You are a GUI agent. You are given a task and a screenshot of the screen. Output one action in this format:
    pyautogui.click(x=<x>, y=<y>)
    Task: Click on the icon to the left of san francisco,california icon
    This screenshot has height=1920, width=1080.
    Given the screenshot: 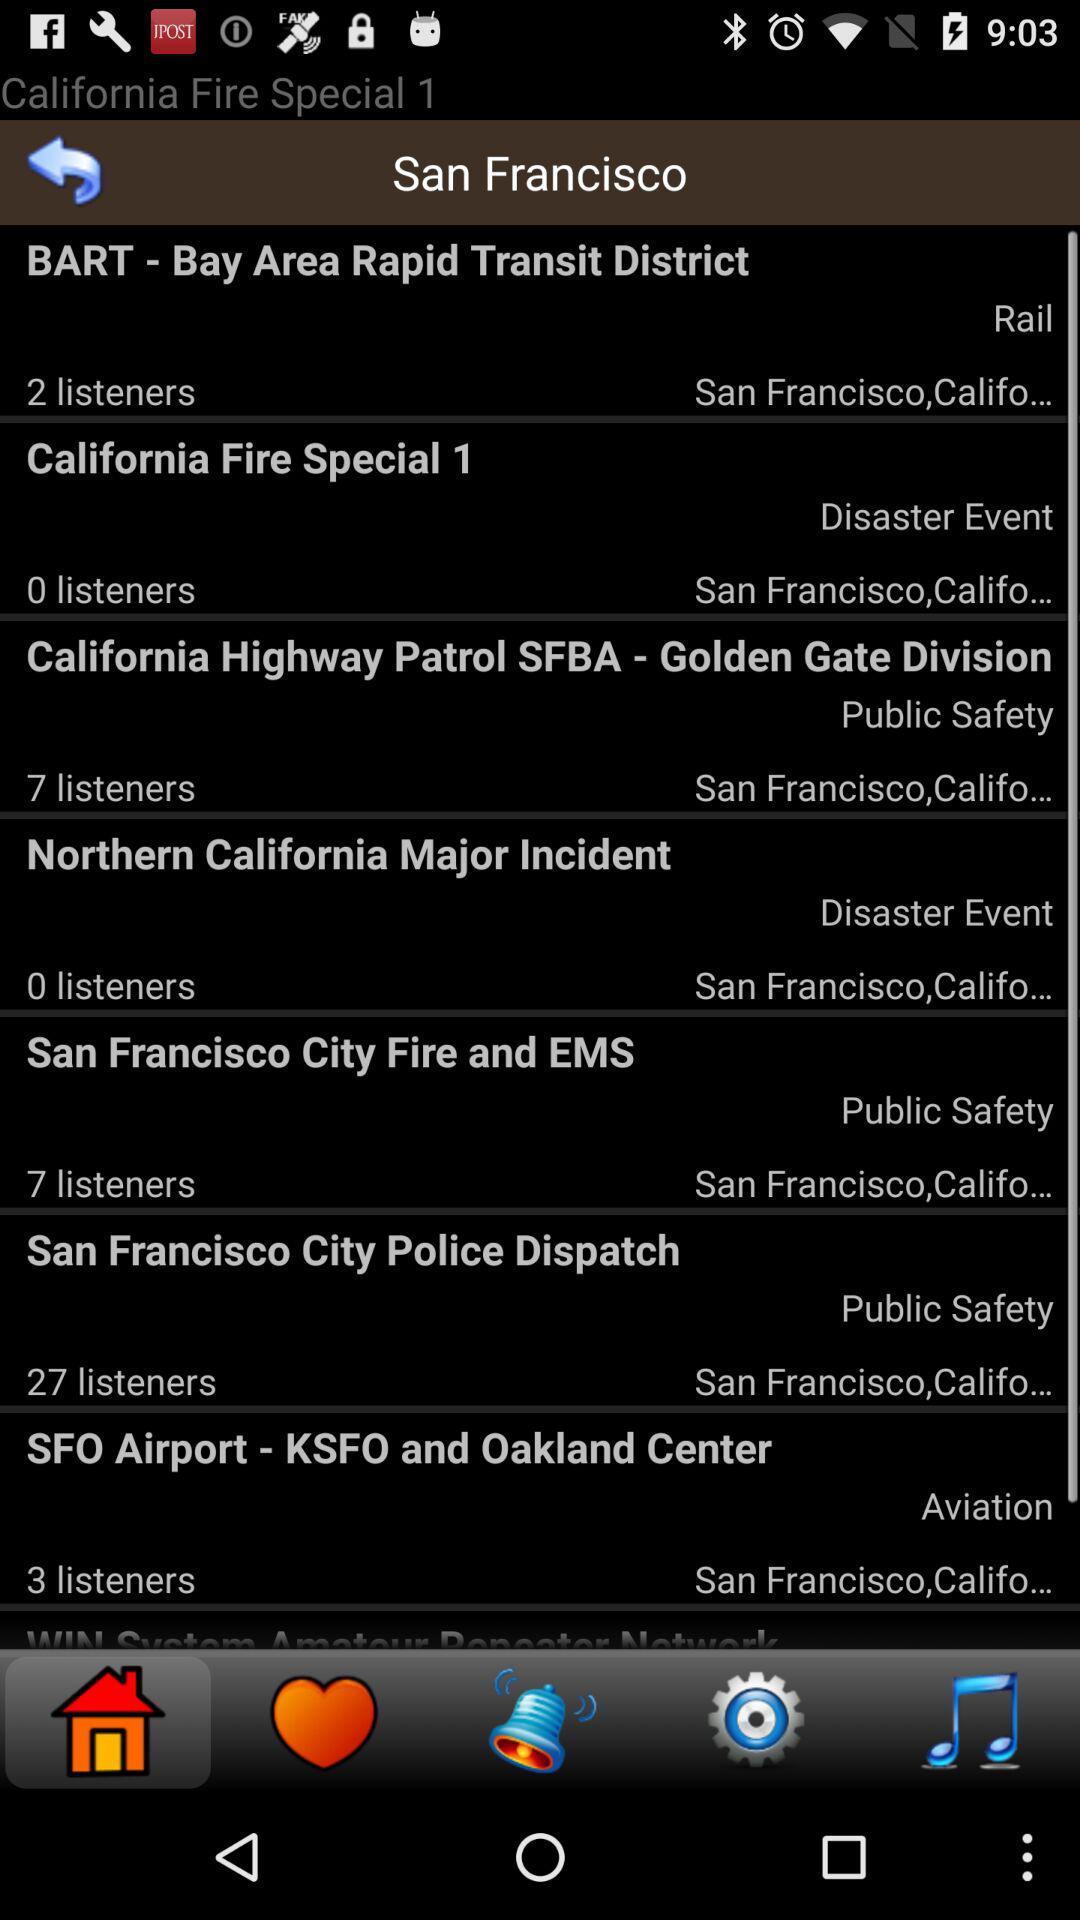 What is the action you would take?
    pyautogui.click(x=111, y=1577)
    